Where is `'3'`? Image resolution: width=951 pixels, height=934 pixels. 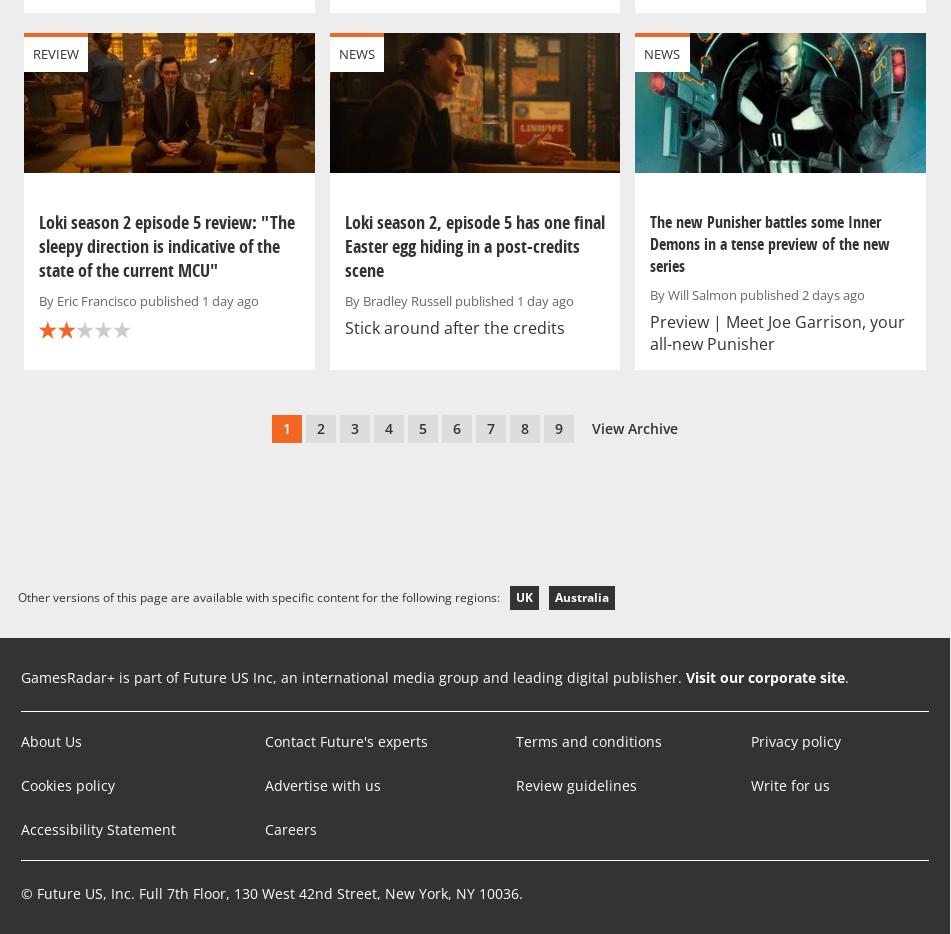 '3' is located at coordinates (355, 428).